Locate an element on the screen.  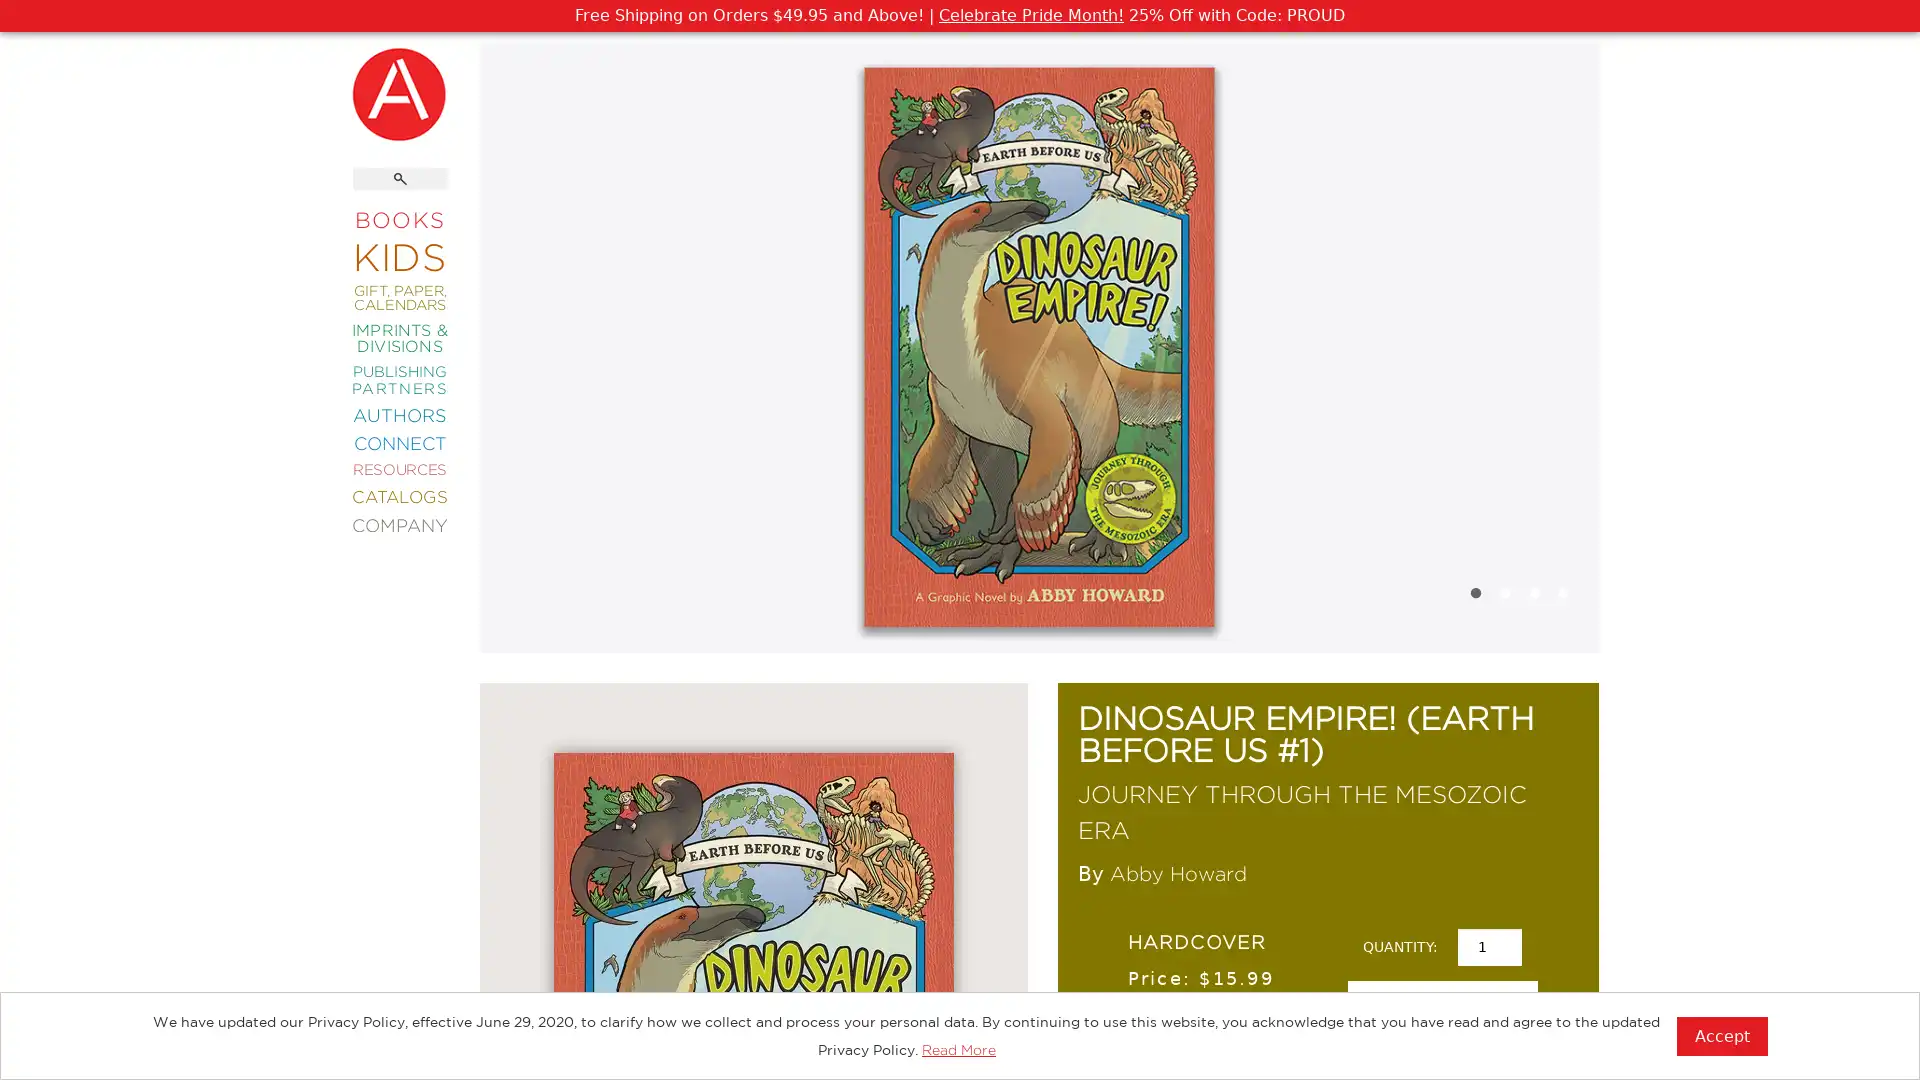
BOOKS is located at coordinates (399, 219).